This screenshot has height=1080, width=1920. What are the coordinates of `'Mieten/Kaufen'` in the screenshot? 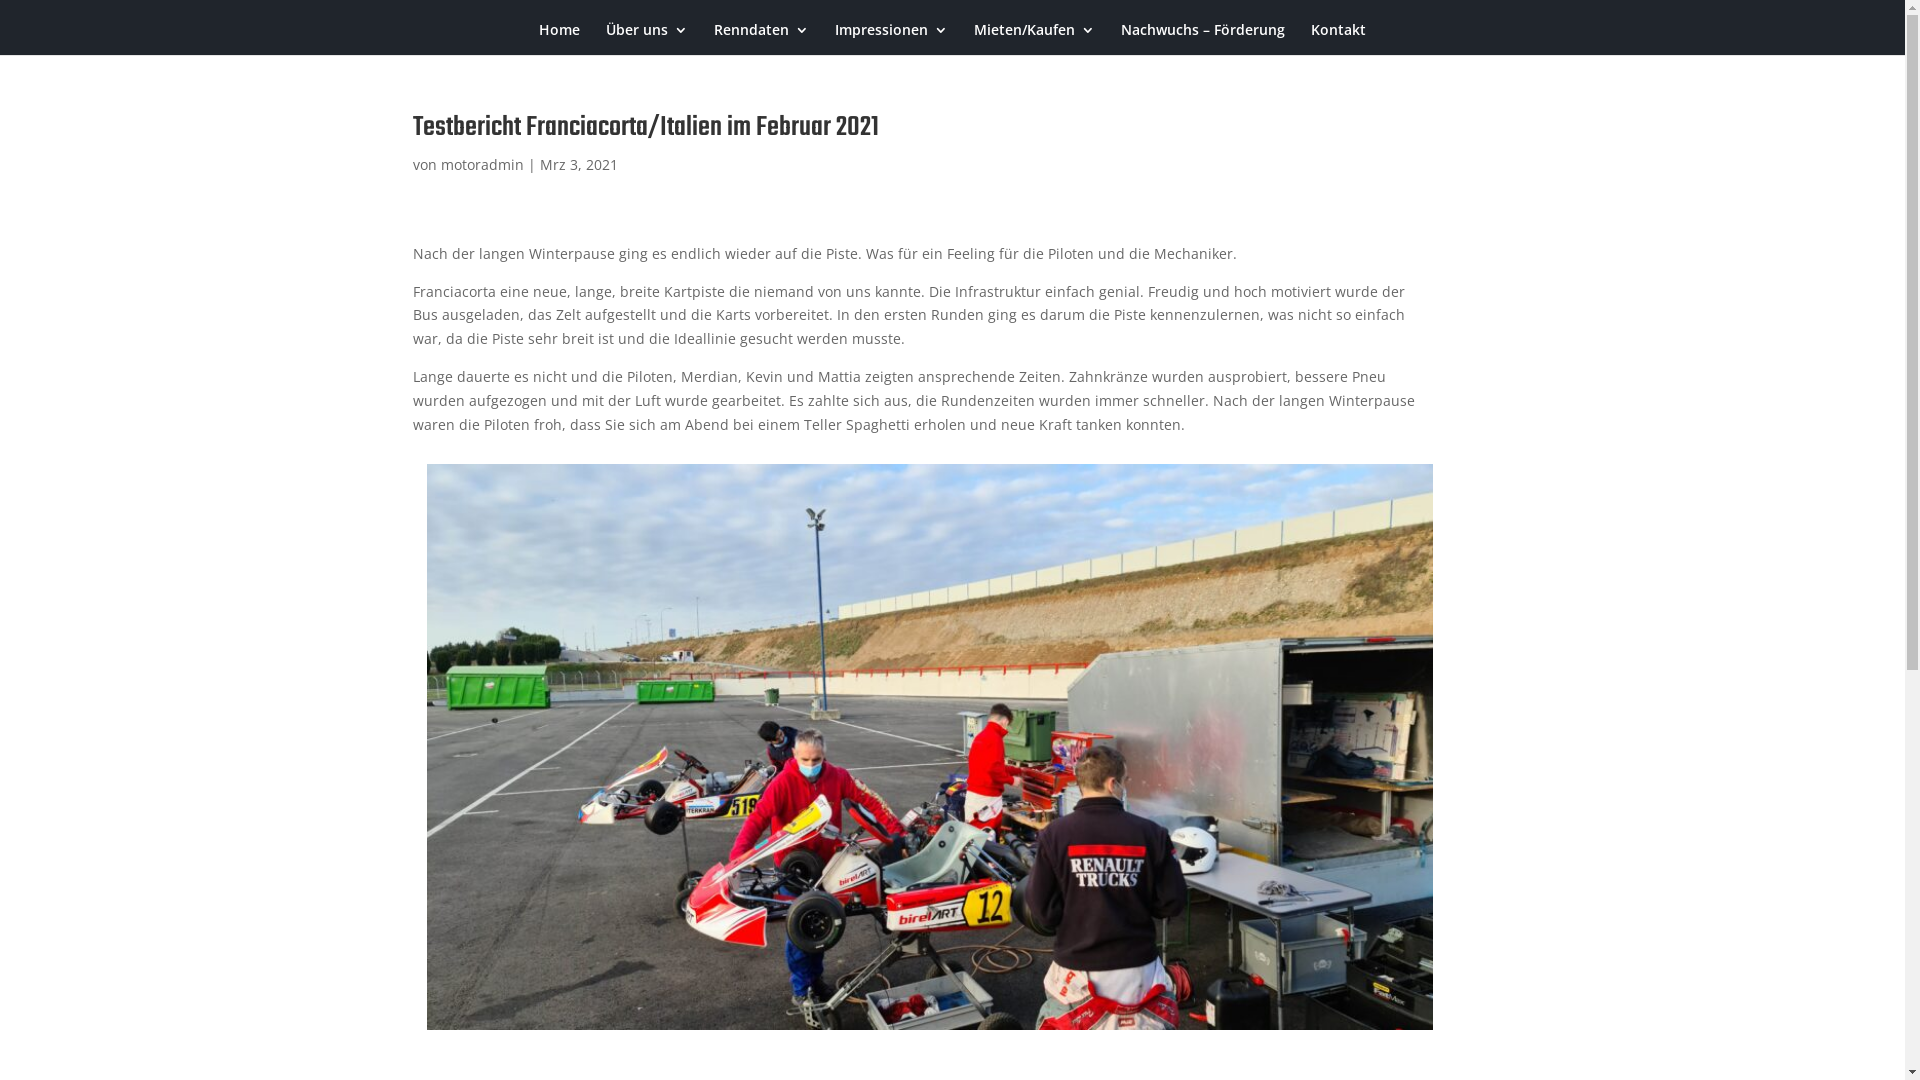 It's located at (1034, 38).